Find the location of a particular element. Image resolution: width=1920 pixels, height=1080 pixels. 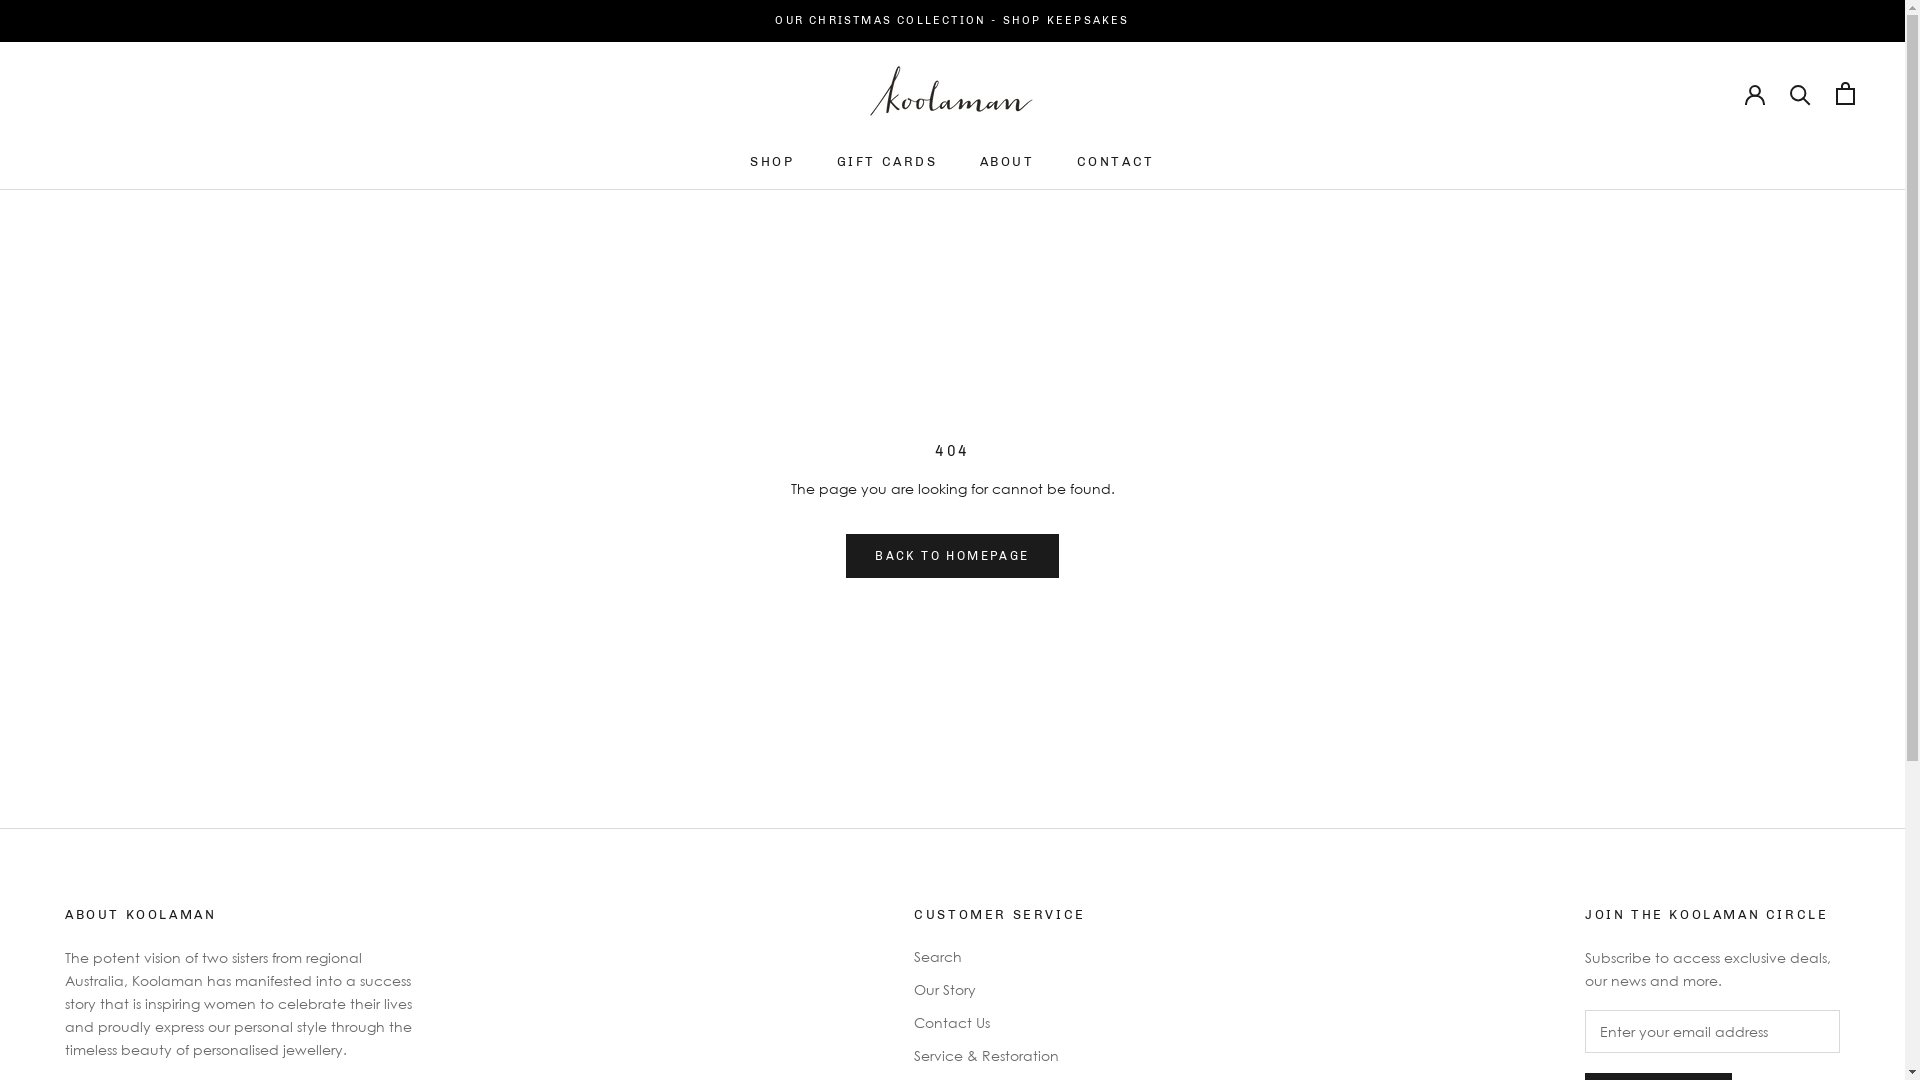

'ABOUT is located at coordinates (979, 160).